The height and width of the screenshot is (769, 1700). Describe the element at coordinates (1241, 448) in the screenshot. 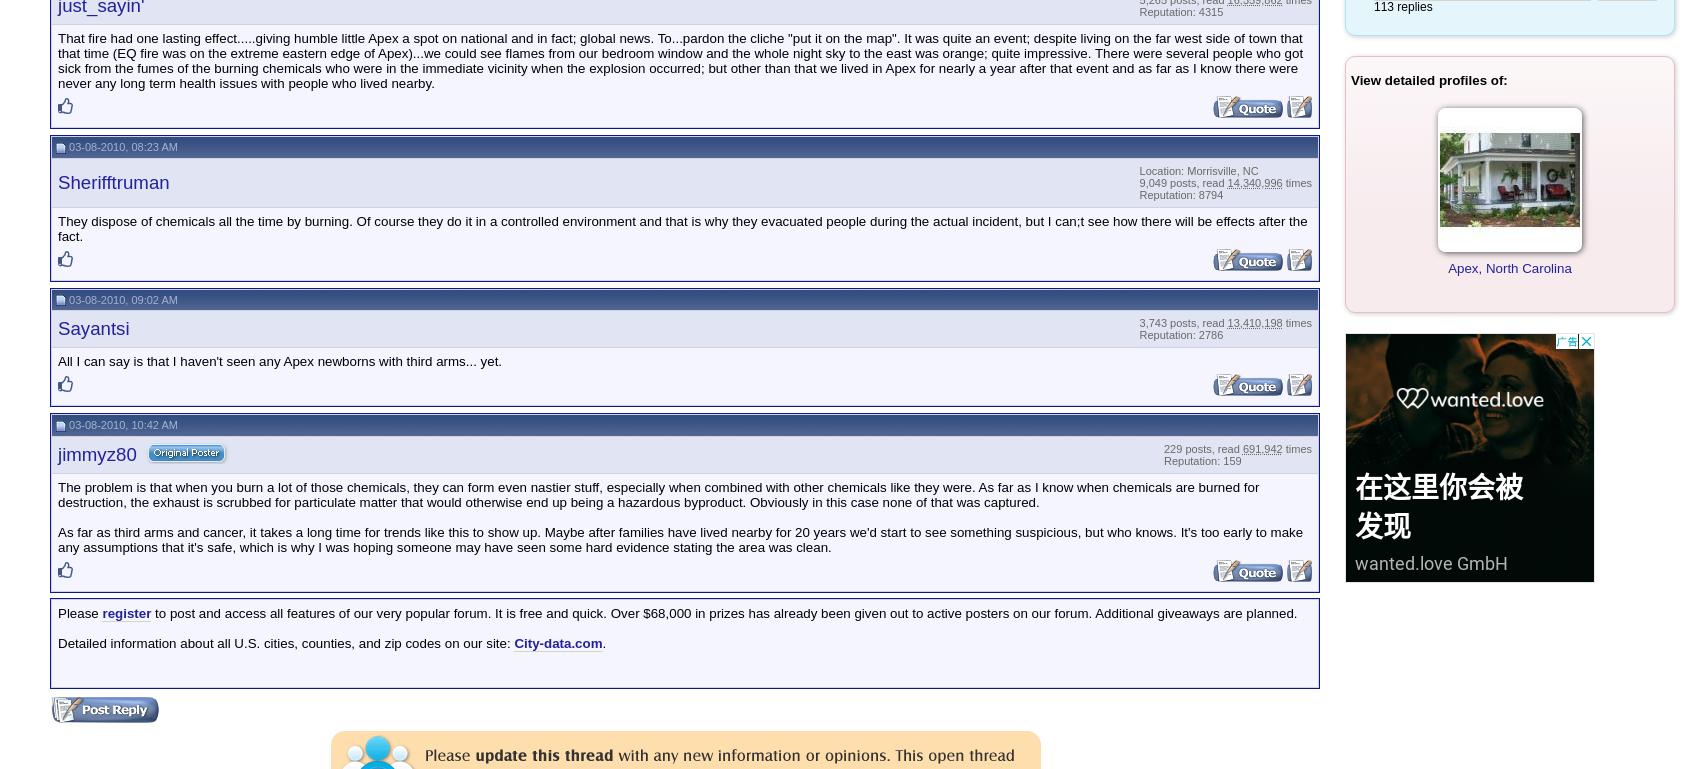

I see `'691,942'` at that location.